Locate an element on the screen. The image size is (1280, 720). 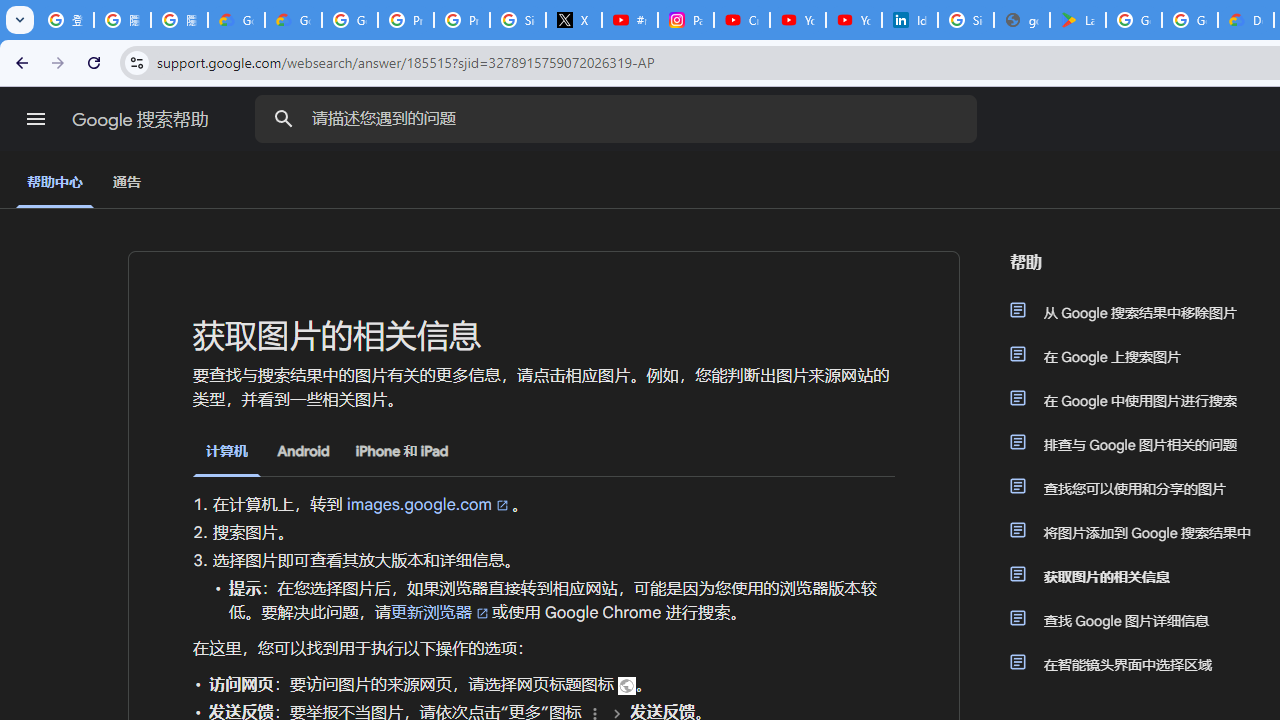
'Last Shelter: Survival - Apps on Google Play' is located at coordinates (1076, 20).